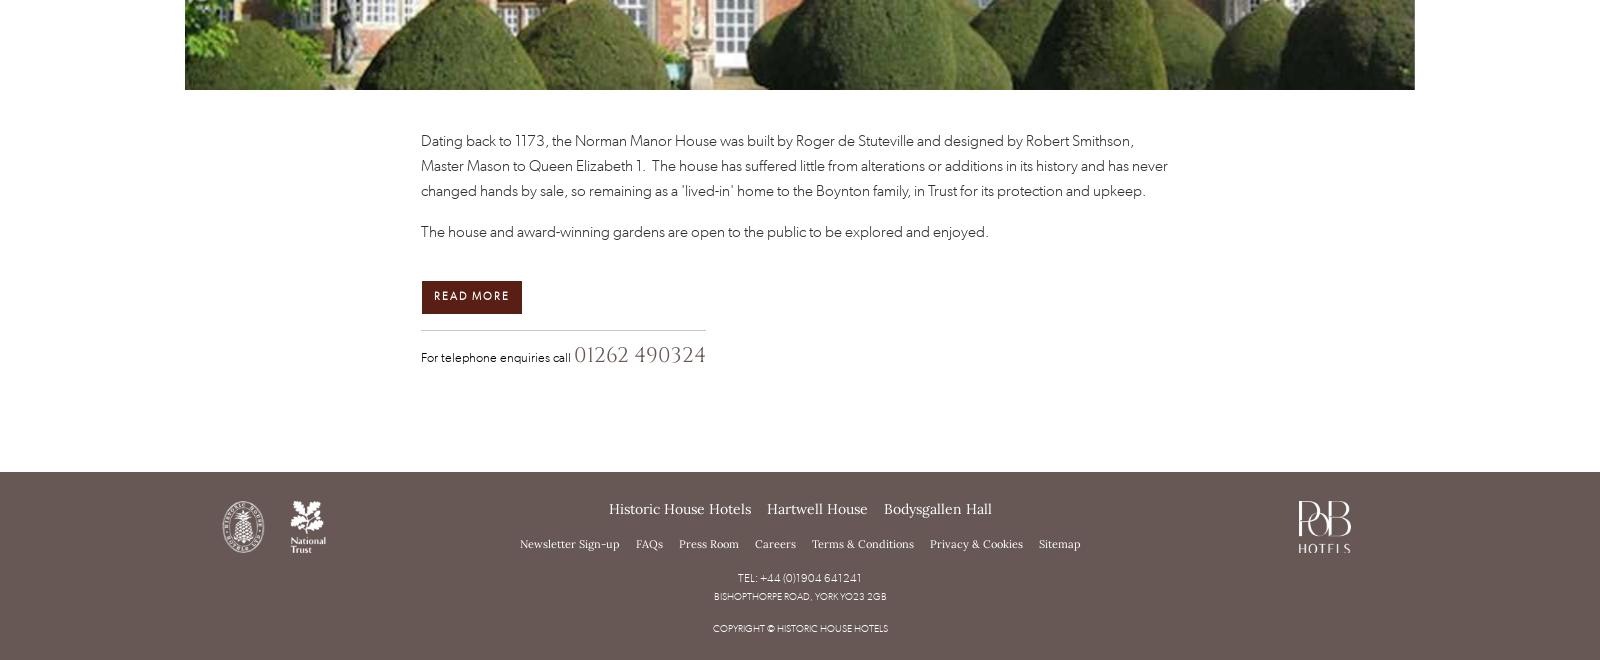  What do you see at coordinates (419, 163) in the screenshot?
I see `'Dating back to 1173, the Norman Manor House was built by Roger de Stuteville and designed by Robert Smithson, Master Mason to Queen Elizabeth 1.  The house has suffered little from alterations or additions in its history and has never changed hands by sale, so remaining as a 'lived-in' home to the Boynton family, in Trust for its protection and upkeep.'` at bounding box center [419, 163].